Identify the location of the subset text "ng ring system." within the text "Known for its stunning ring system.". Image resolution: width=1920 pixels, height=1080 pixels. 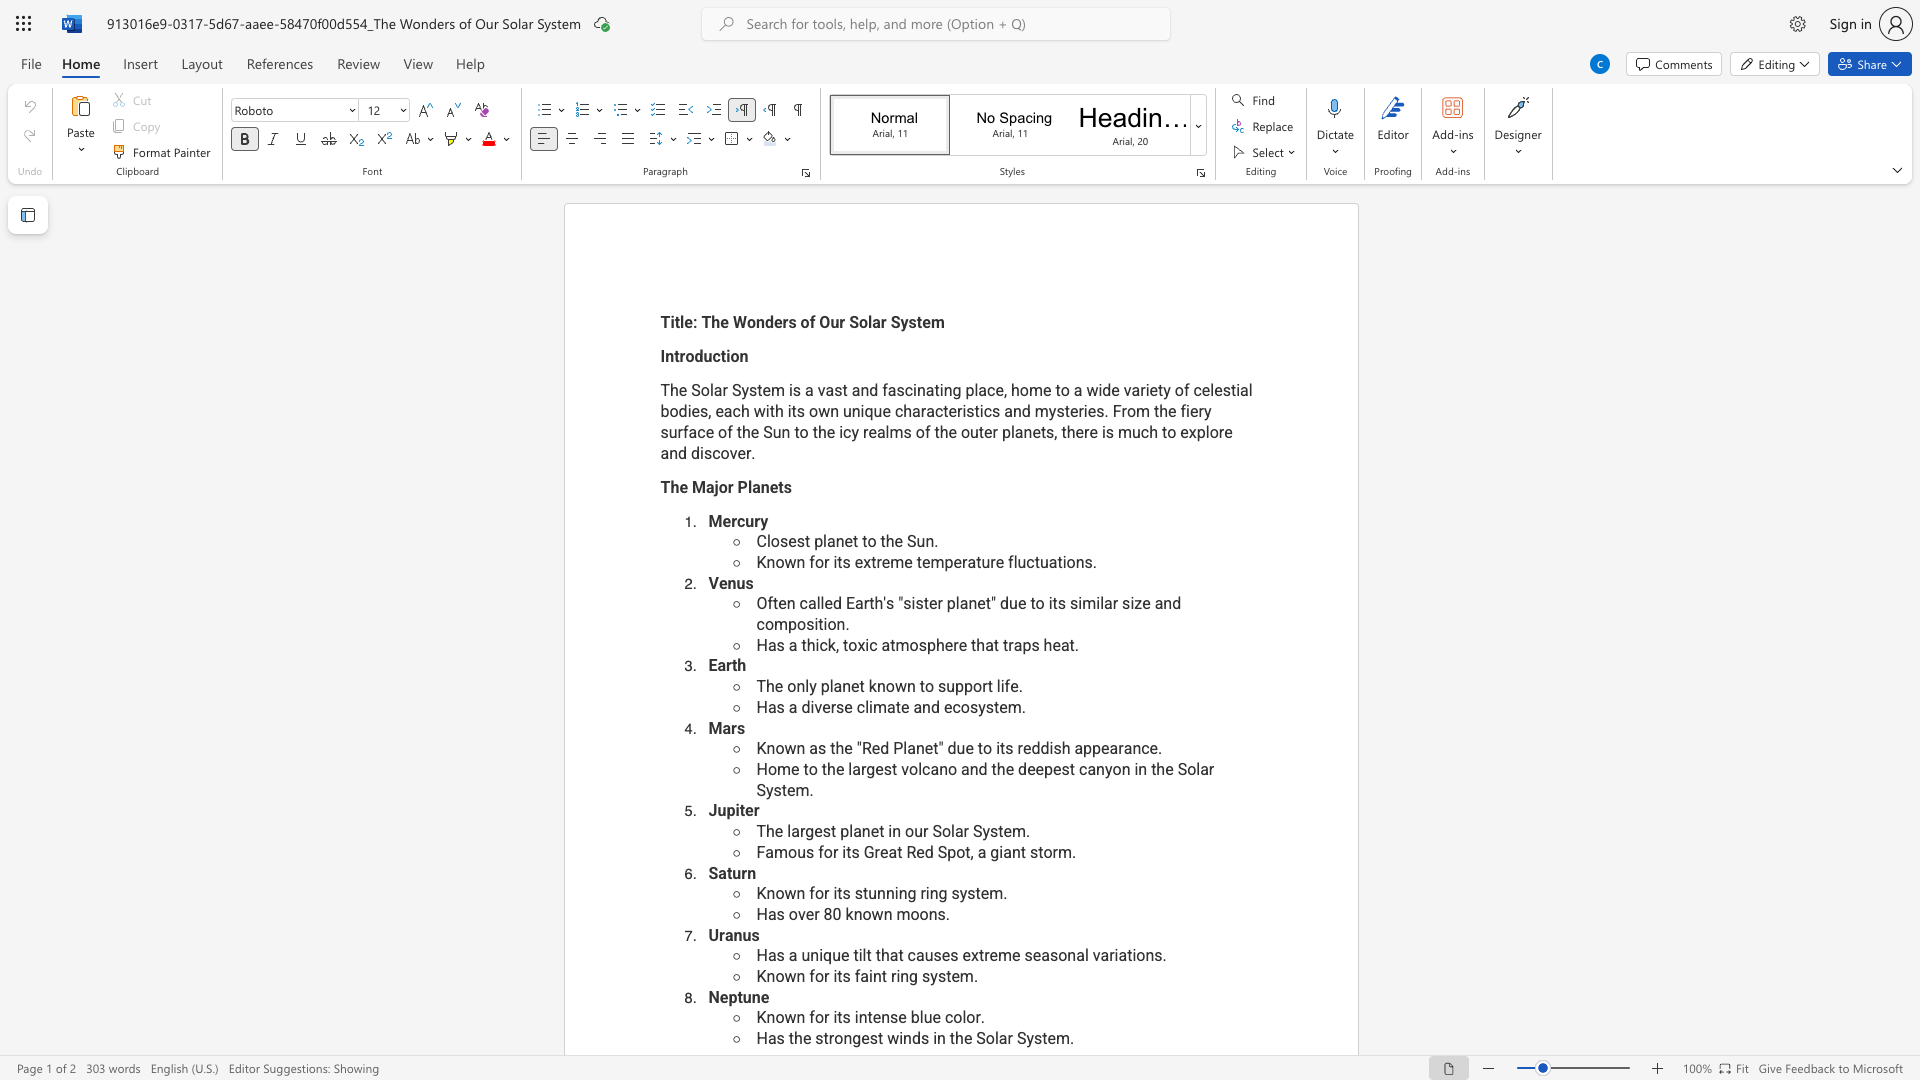
(897, 892).